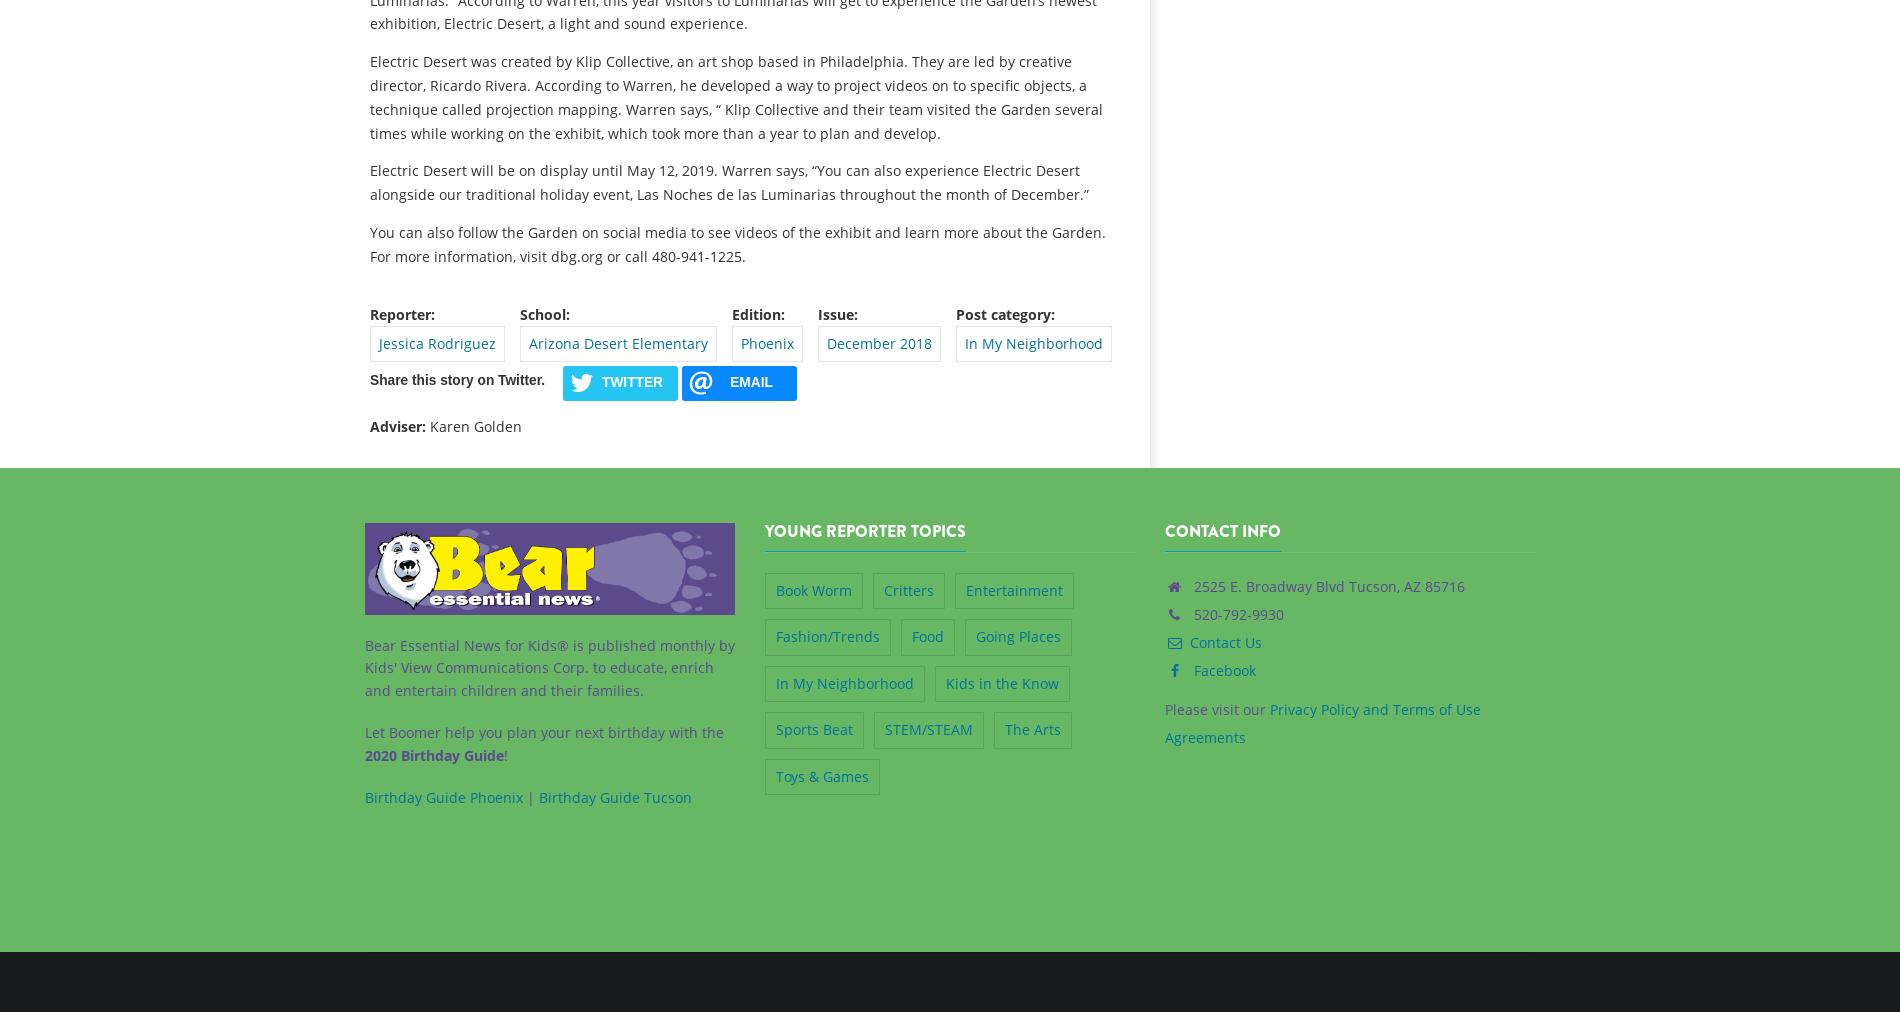 This screenshot has height=1012, width=1900. I want to click on 'Fashion/Trends', so click(826, 636).